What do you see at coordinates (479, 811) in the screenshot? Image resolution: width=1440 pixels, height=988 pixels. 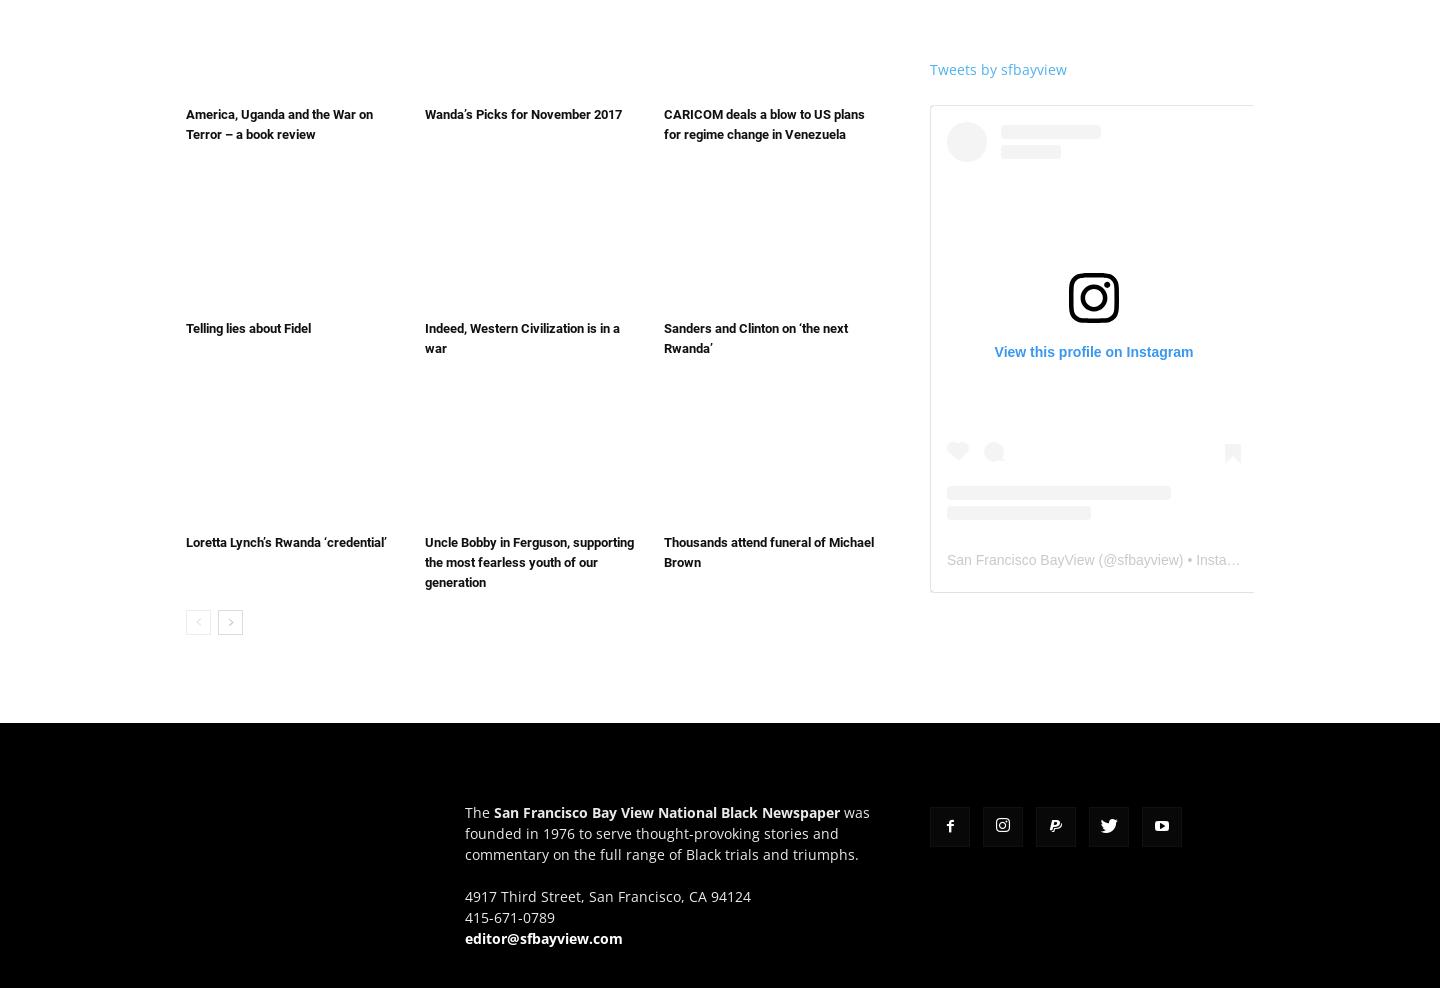 I see `'The'` at bounding box center [479, 811].